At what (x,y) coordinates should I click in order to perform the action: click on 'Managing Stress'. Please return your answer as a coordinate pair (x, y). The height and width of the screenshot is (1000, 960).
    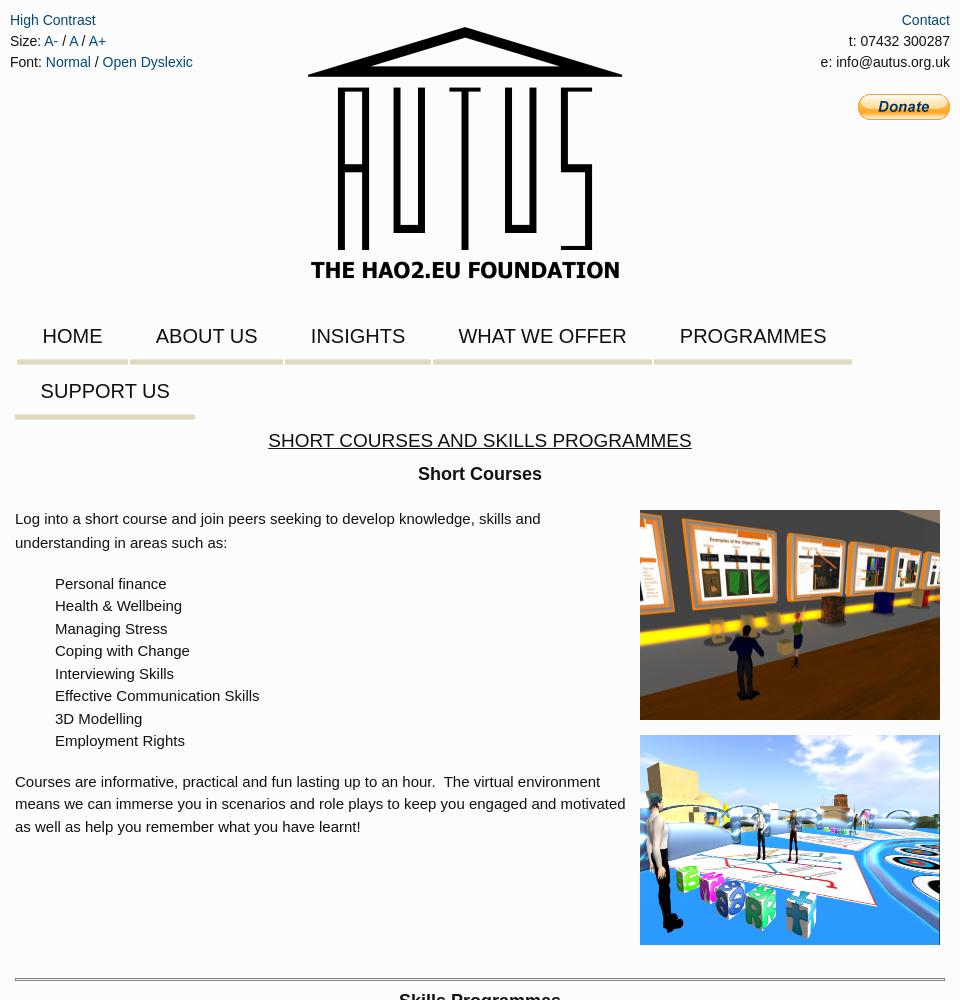
    Looking at the image, I should click on (54, 627).